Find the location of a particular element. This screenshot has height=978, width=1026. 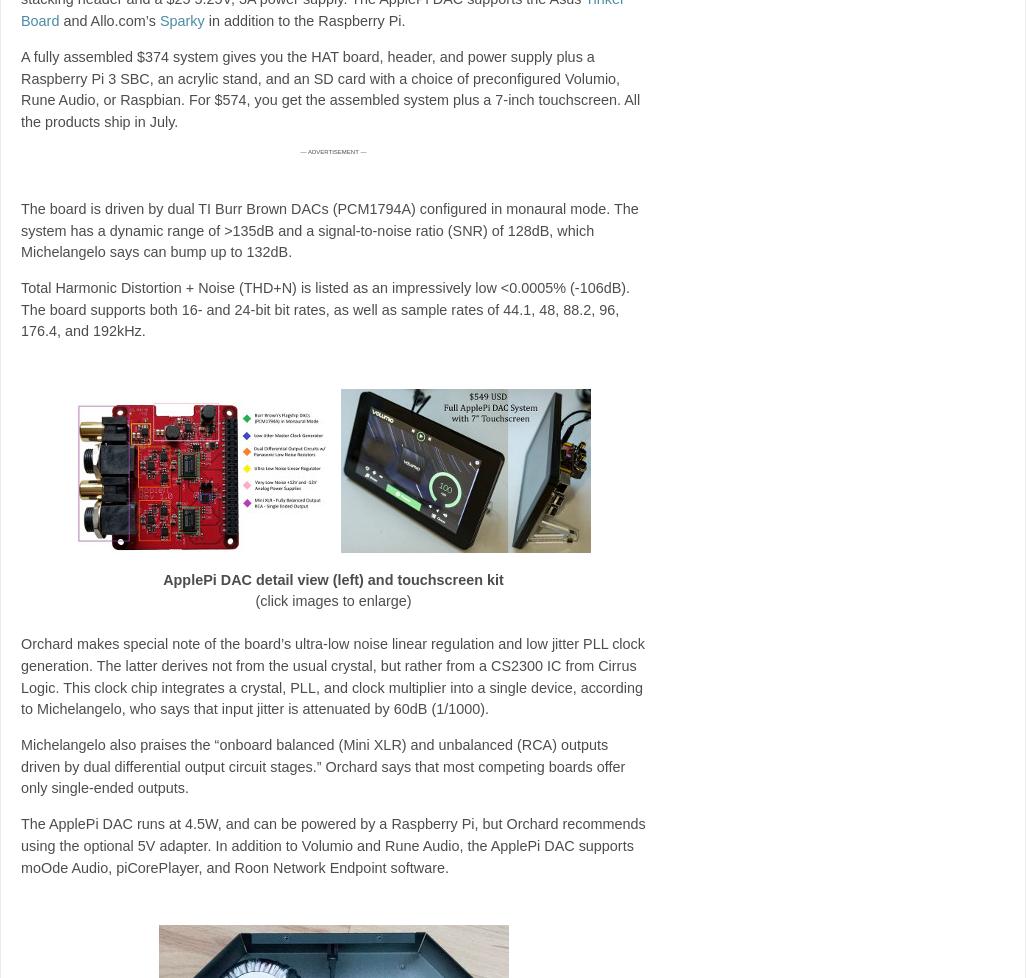

'A fully assembled $374 system gives you the HAT board, header, and power supply plus a Raspberry Pi 3 SBC, an acrylic stand, and an SD card with a choice of preconfigured Volumio, Rune Audio, or Raspbian. For $574, you get the assembled system plus a 7-inch touchscreen. All the products ship in July.' is located at coordinates (330, 88).